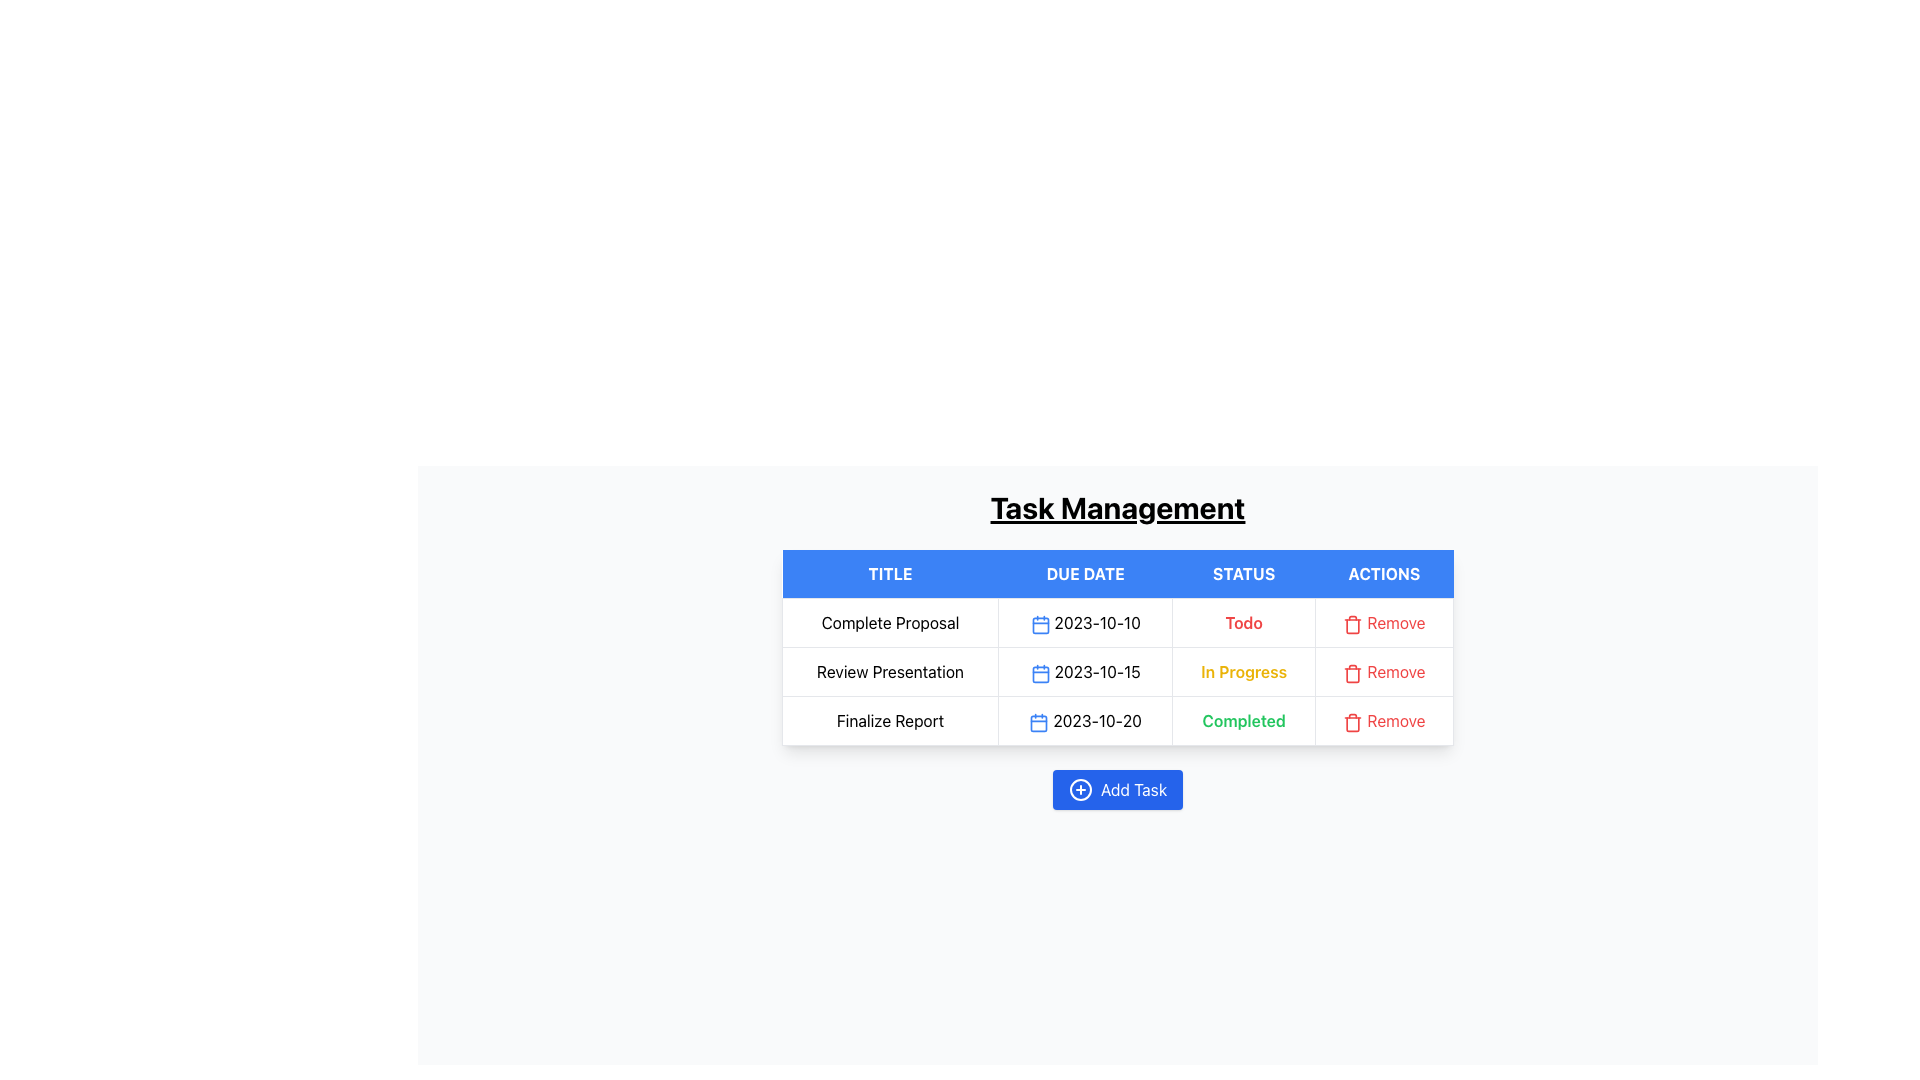 Image resolution: width=1920 pixels, height=1080 pixels. I want to click on the 'ACTIONS' header in the table which has a blue background and bold white text, located in the fourth column of the header row, so click(1383, 574).